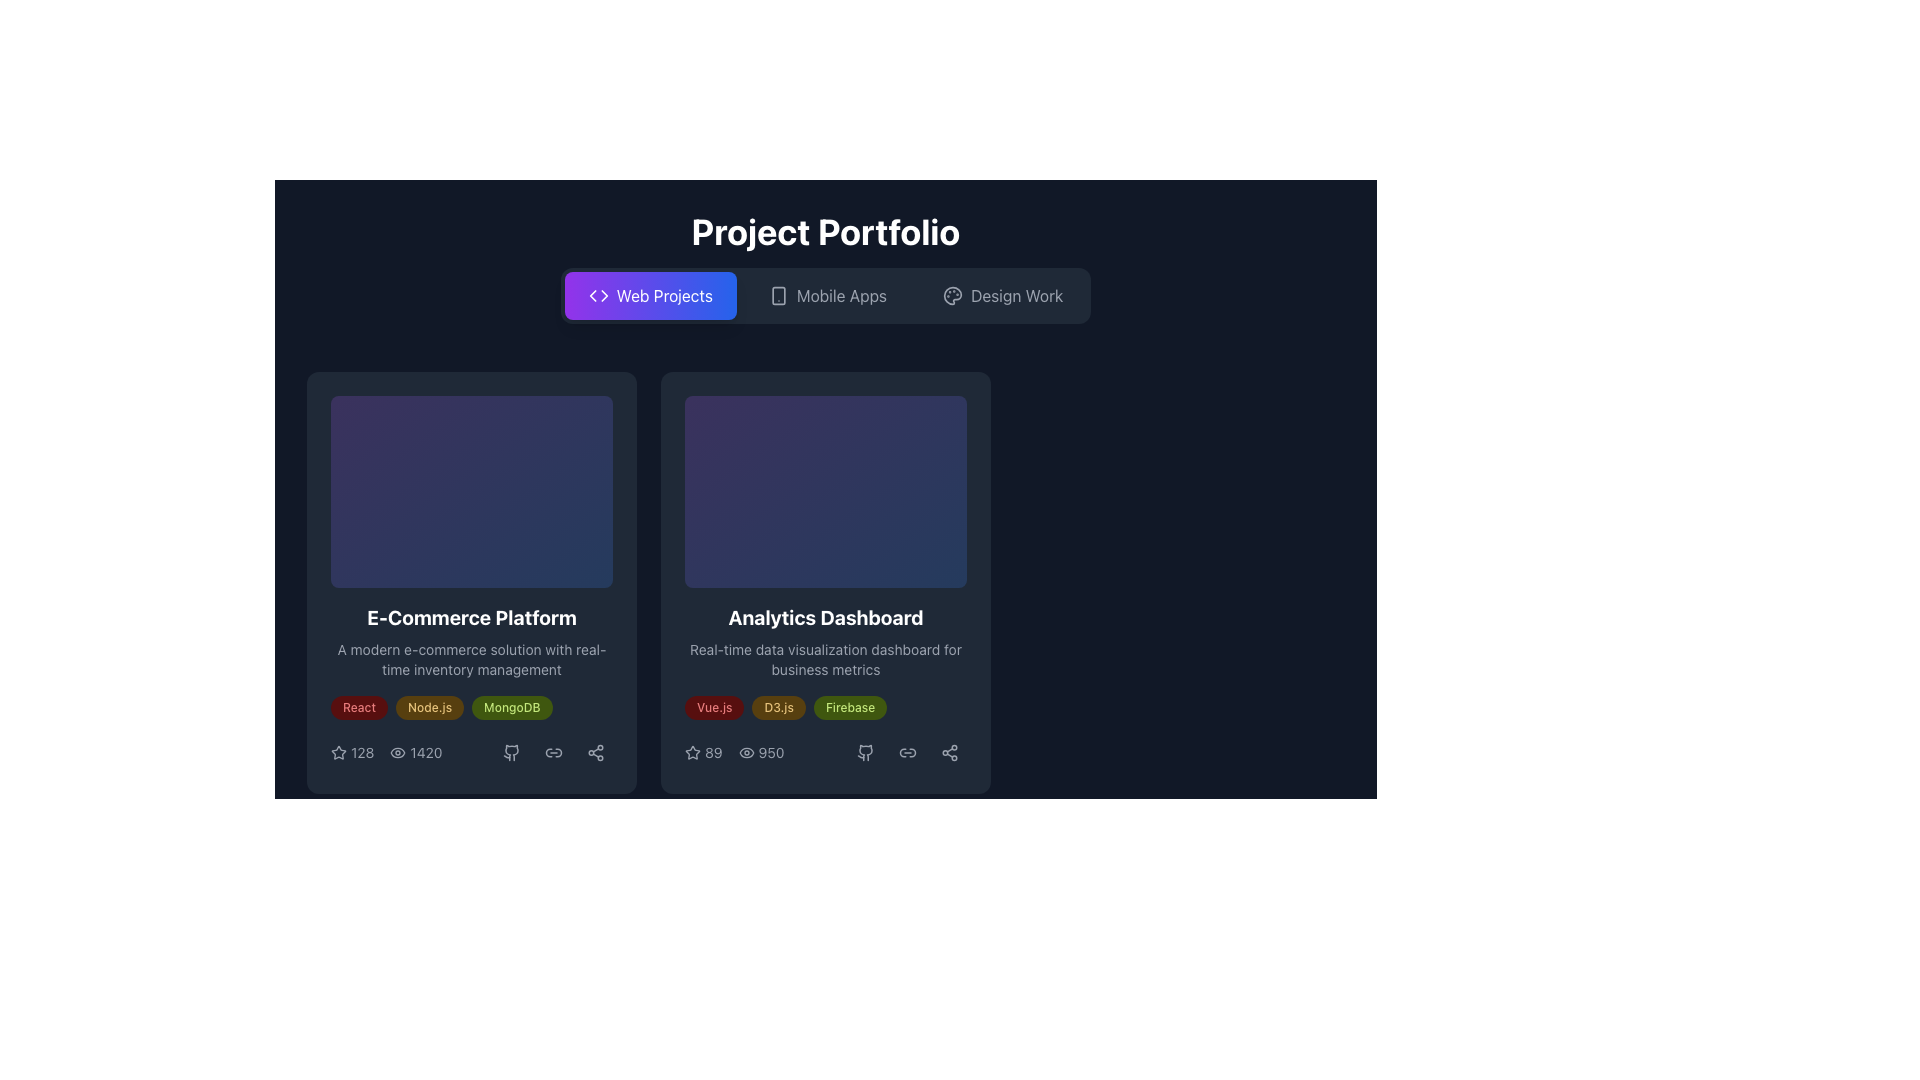 The height and width of the screenshot is (1080, 1920). Describe the element at coordinates (906, 752) in the screenshot. I see `the small circular button with a chain-link icon, which is the second button in a row of three located below the 'Analytics Dashboard' project card` at that location.